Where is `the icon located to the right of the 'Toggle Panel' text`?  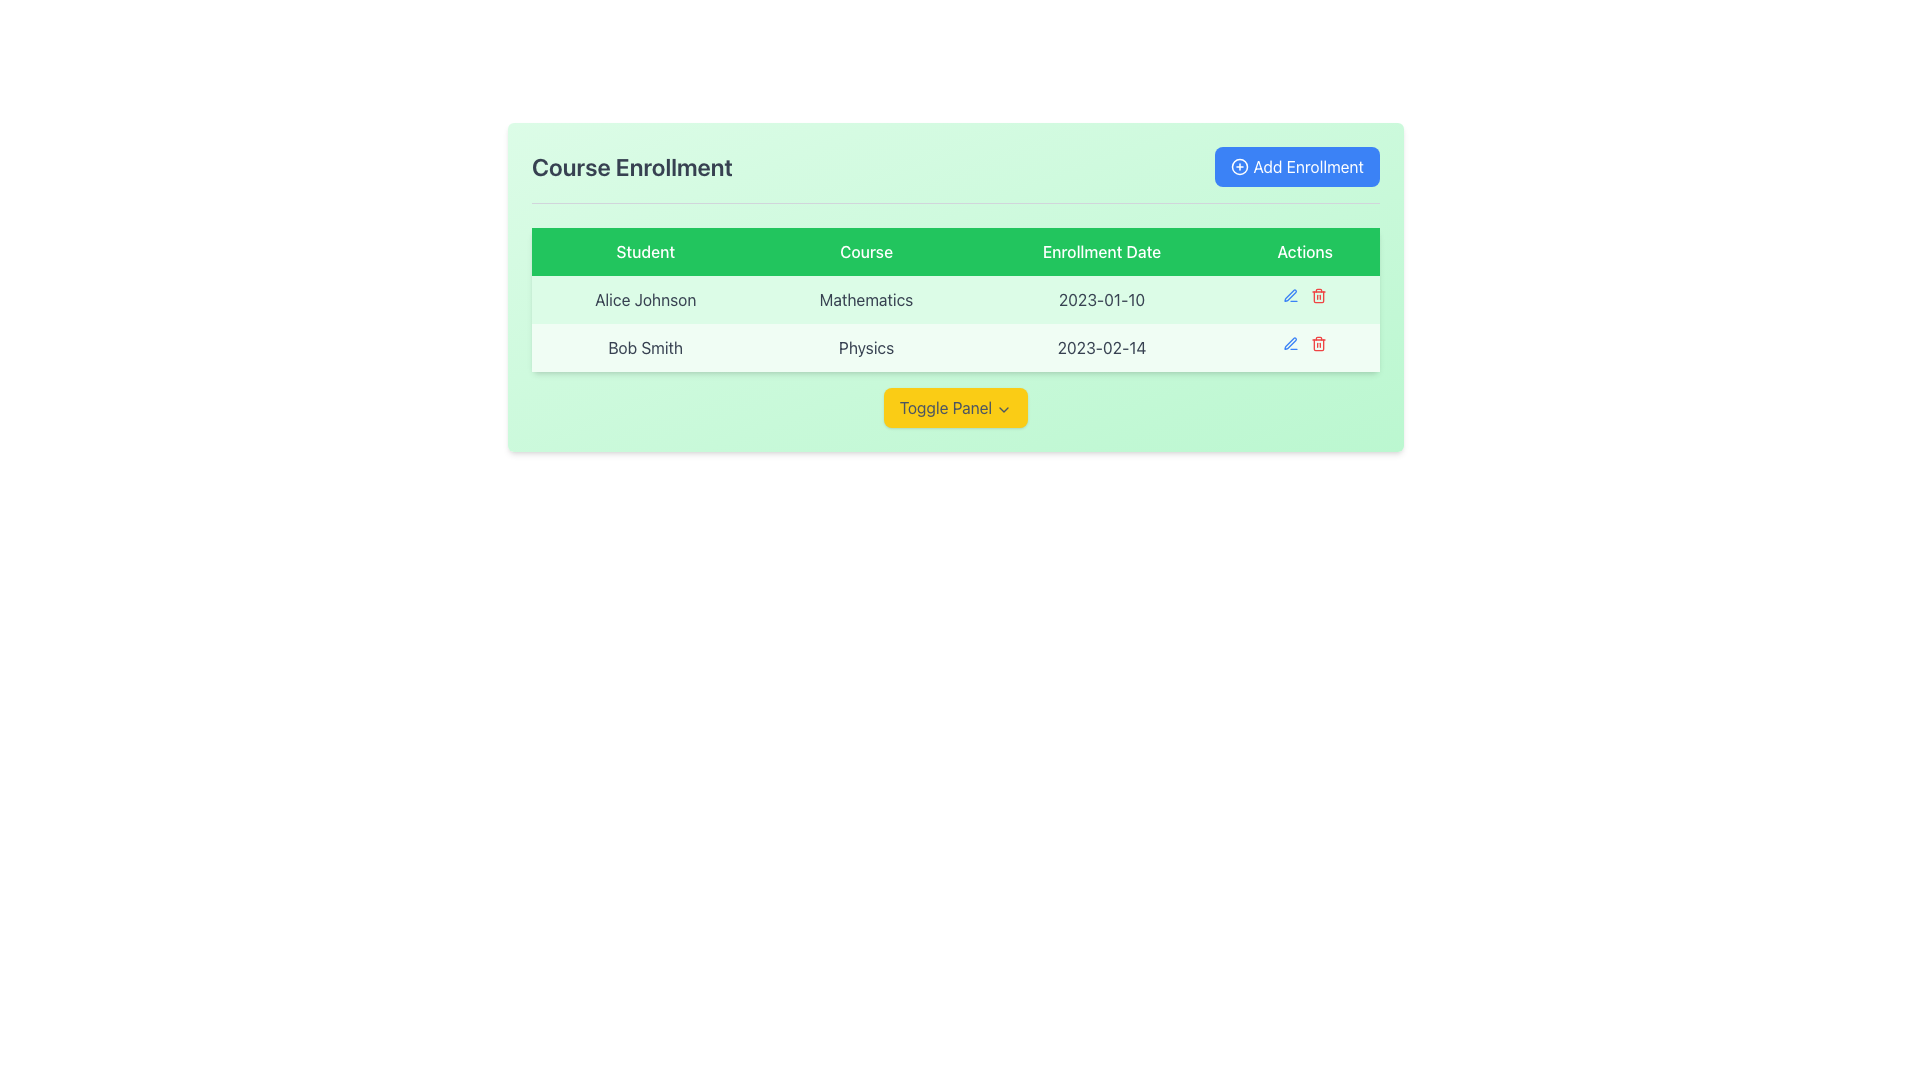 the icon located to the right of the 'Toggle Panel' text is located at coordinates (1004, 408).